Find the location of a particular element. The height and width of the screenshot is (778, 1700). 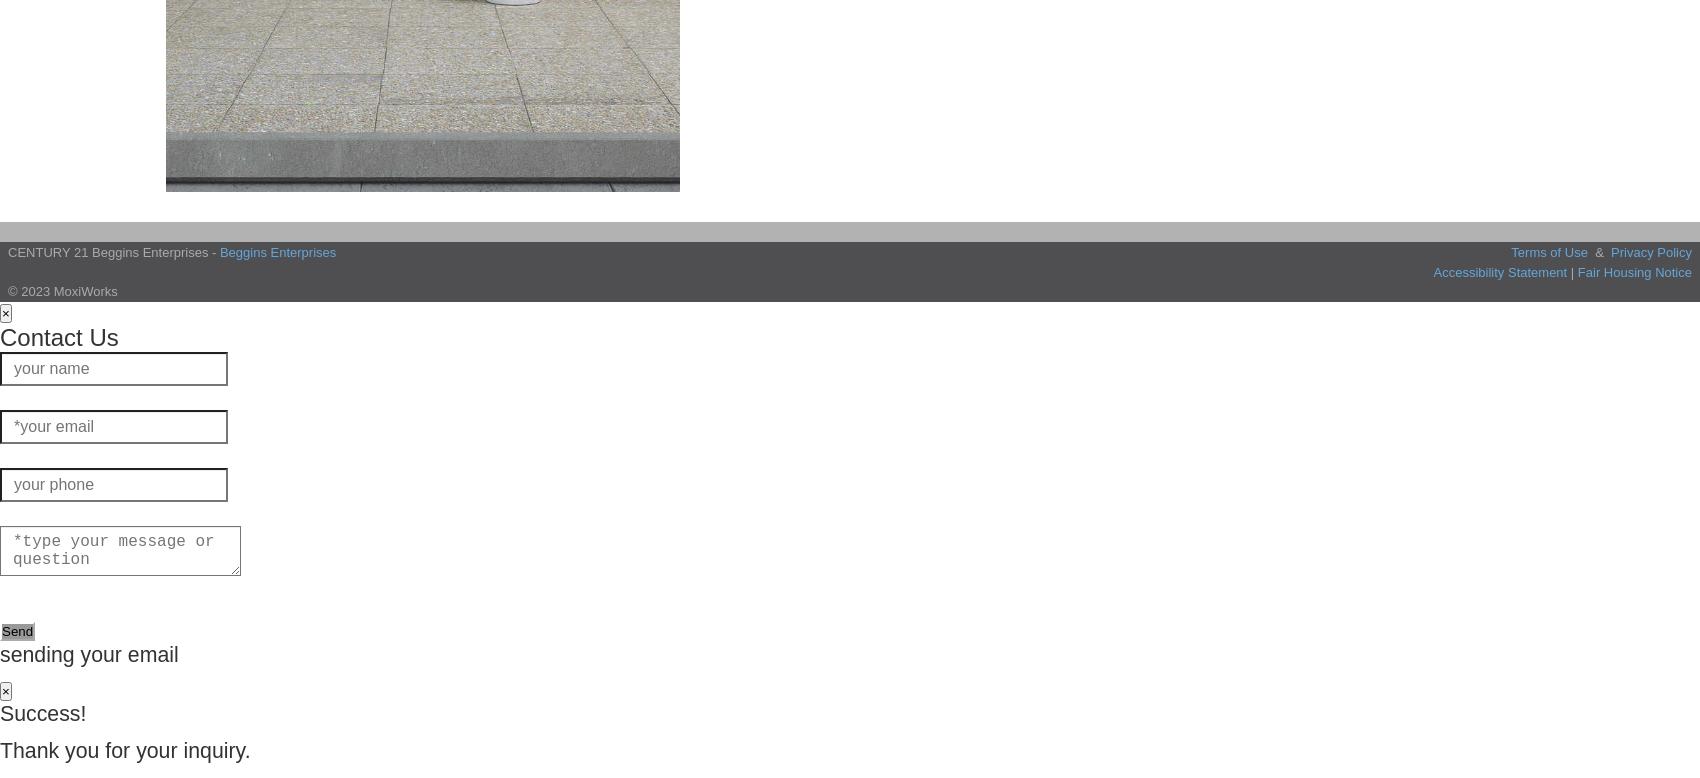

'Thank you for your inquiry.' is located at coordinates (123, 750).